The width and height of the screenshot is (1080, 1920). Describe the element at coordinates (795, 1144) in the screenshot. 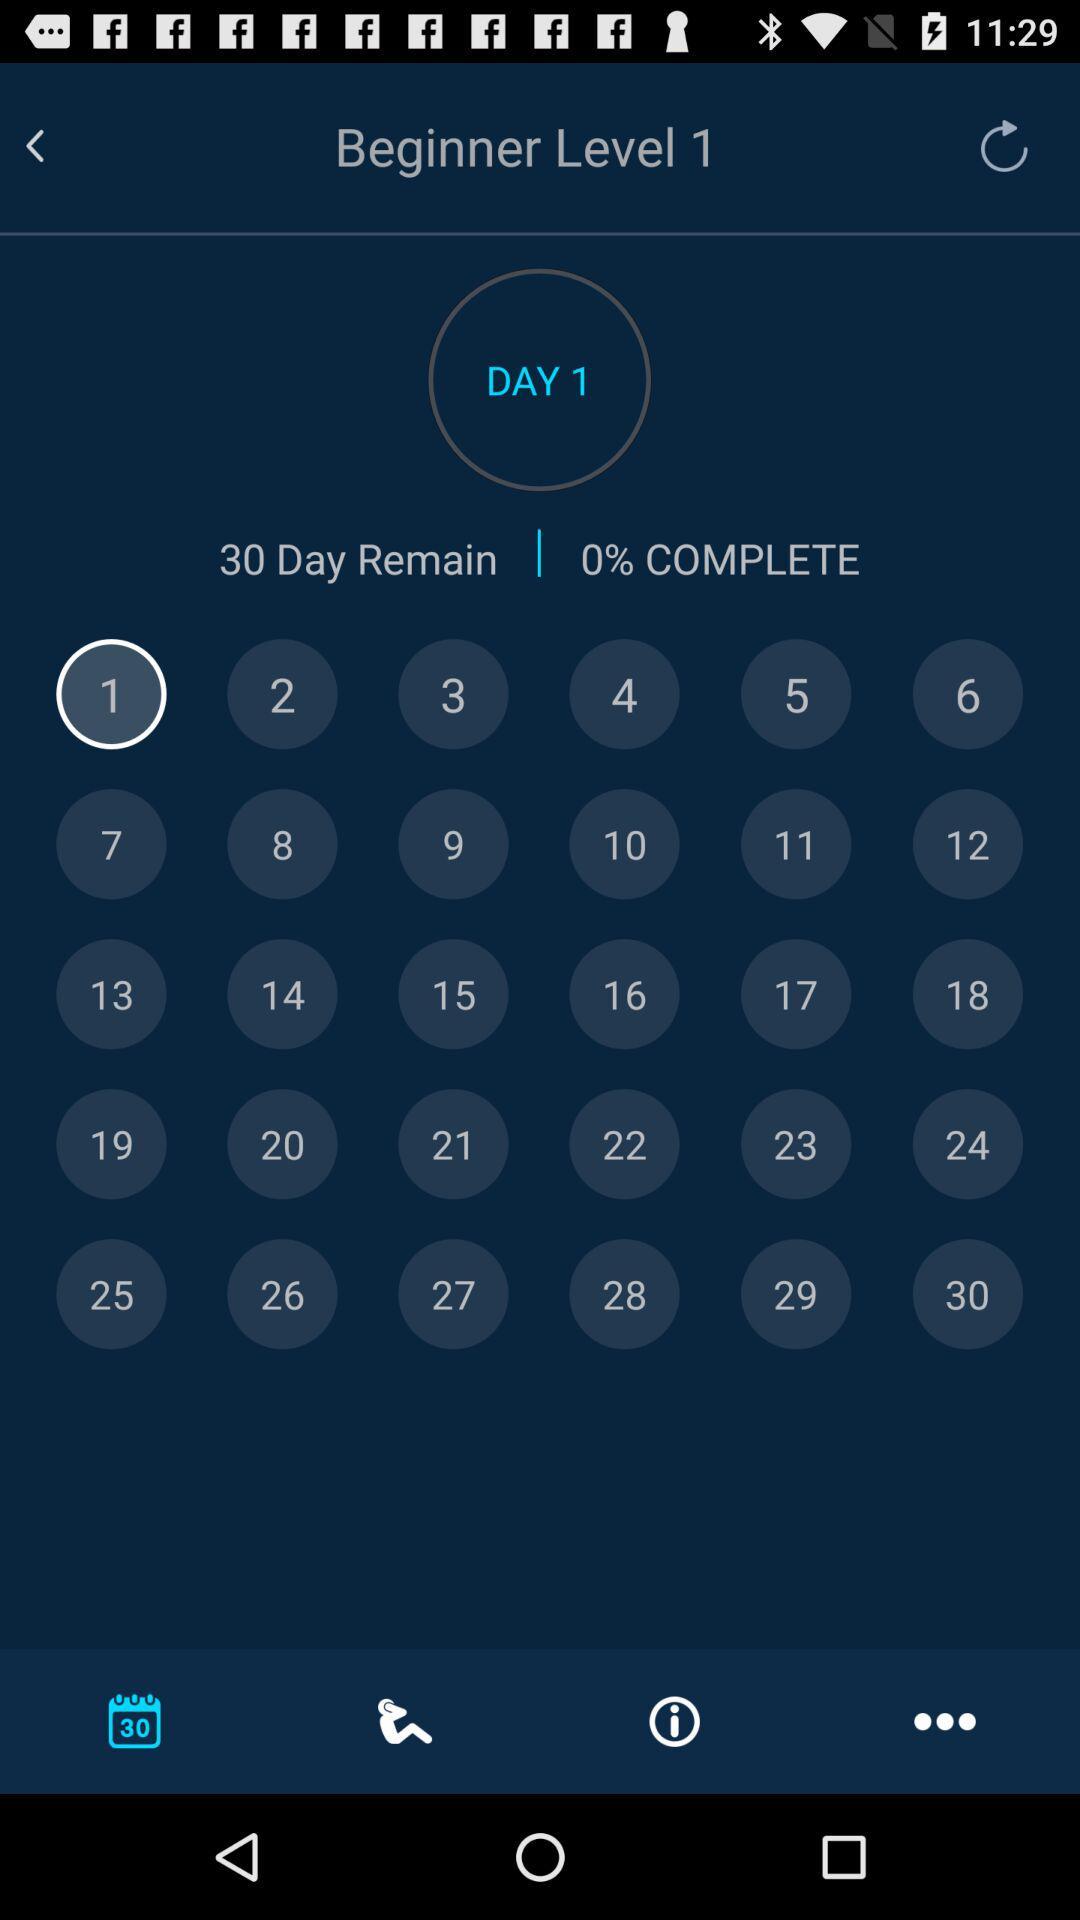

I see `day 23` at that location.